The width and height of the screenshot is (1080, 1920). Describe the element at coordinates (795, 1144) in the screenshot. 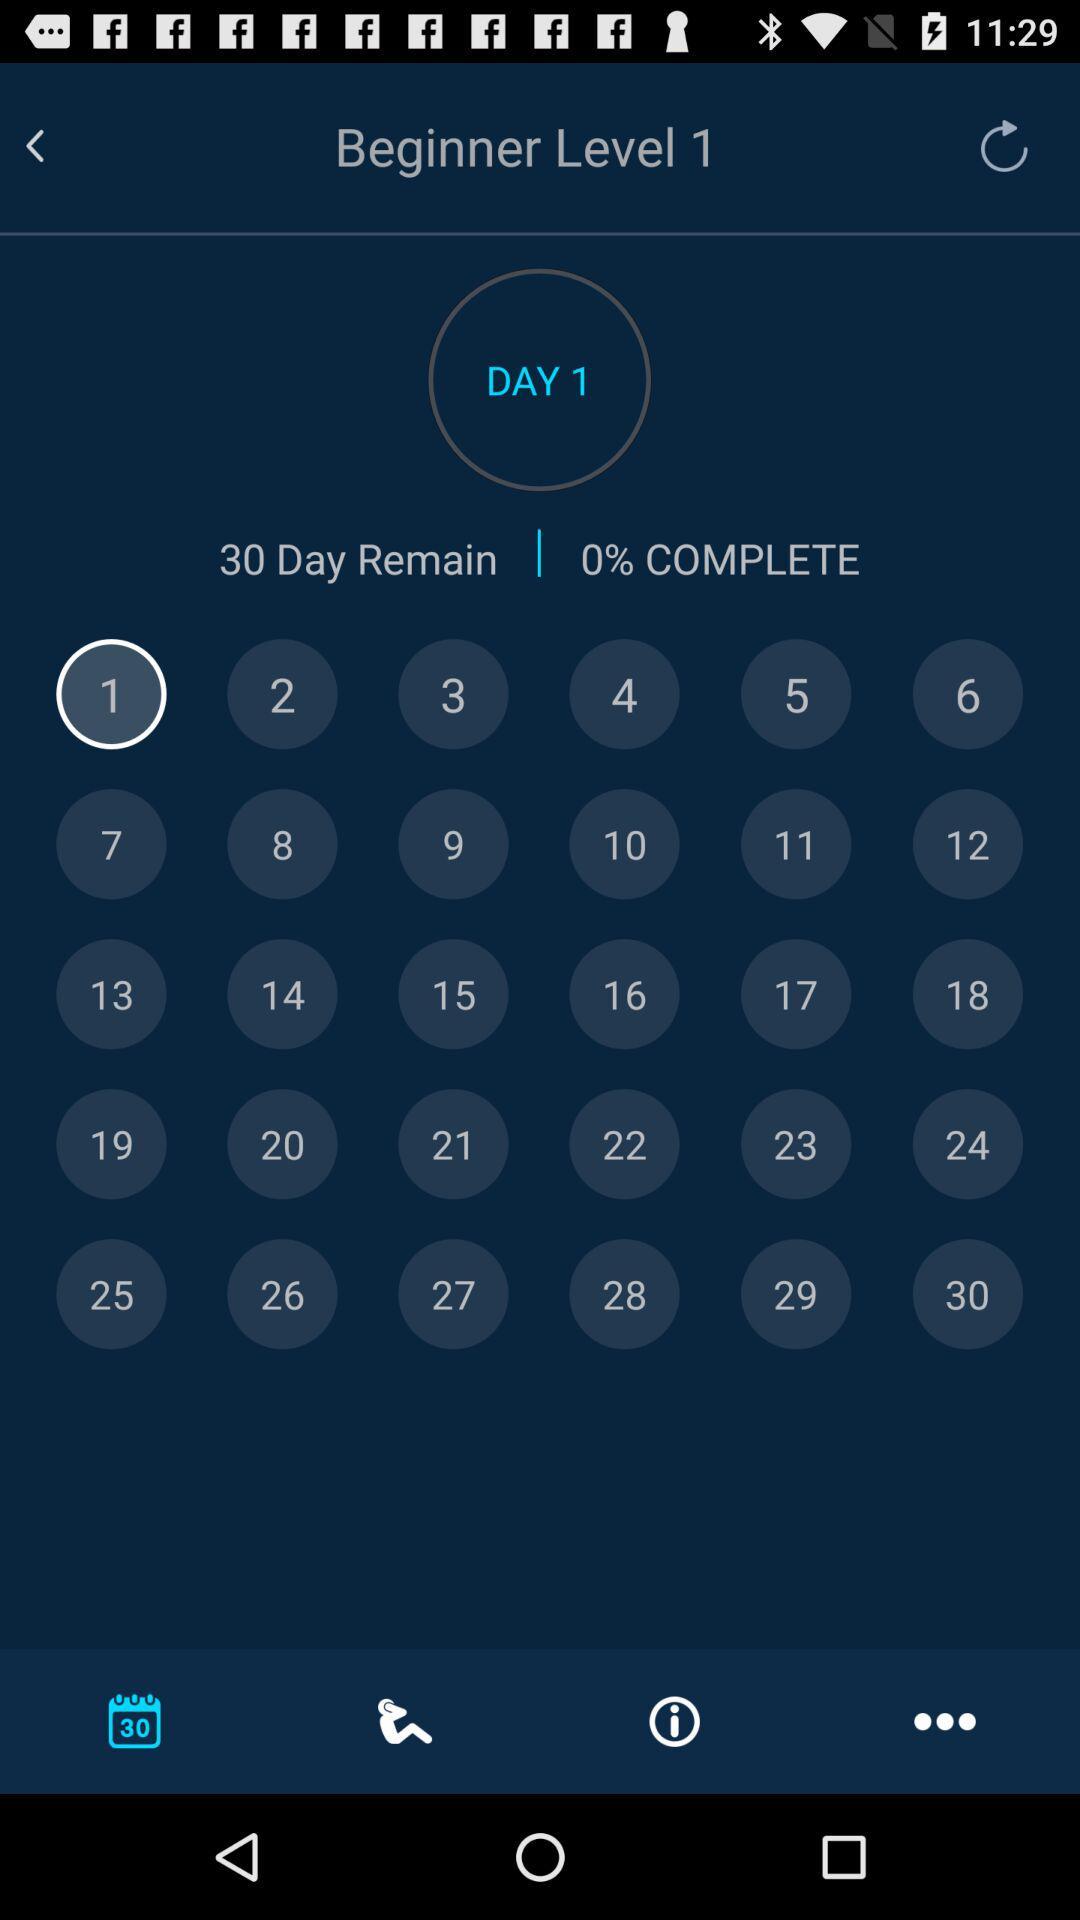

I see `day 23` at that location.